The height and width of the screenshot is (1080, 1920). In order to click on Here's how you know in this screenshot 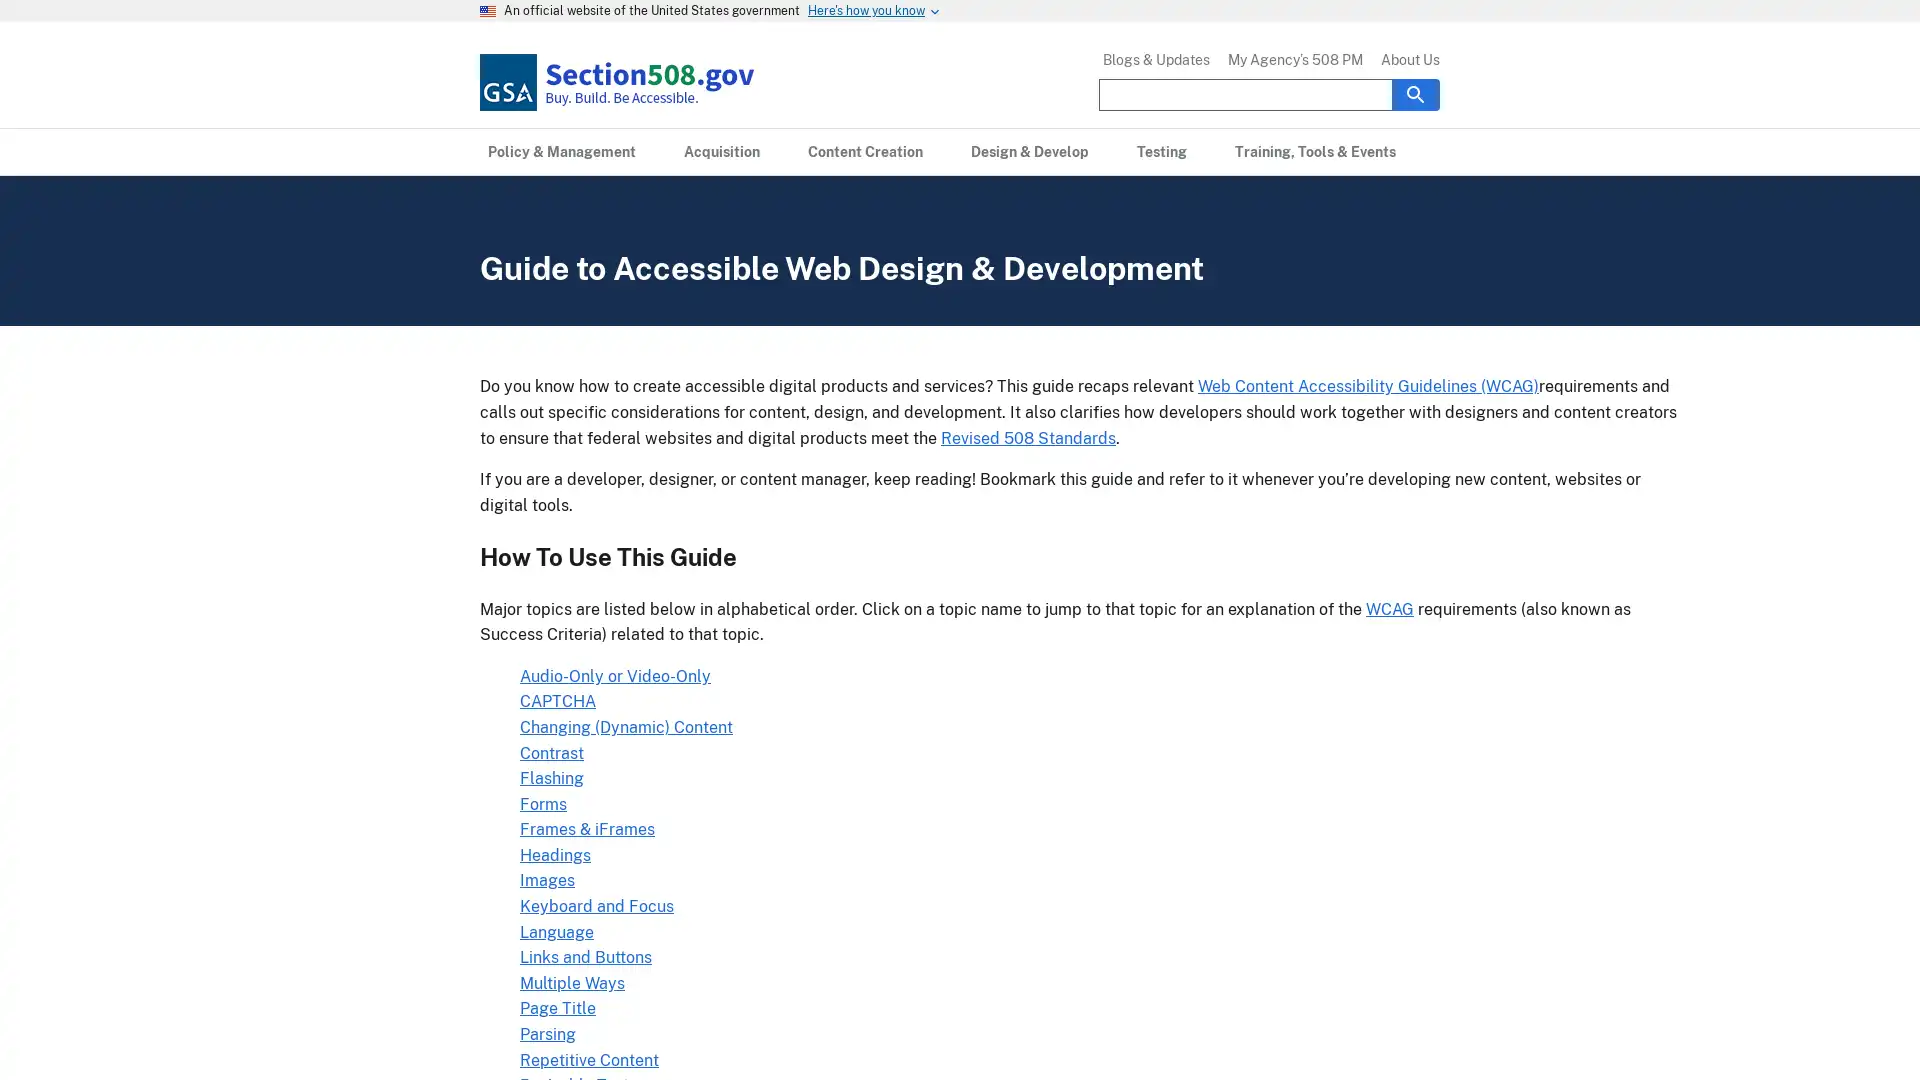, I will do `click(866, 11)`.